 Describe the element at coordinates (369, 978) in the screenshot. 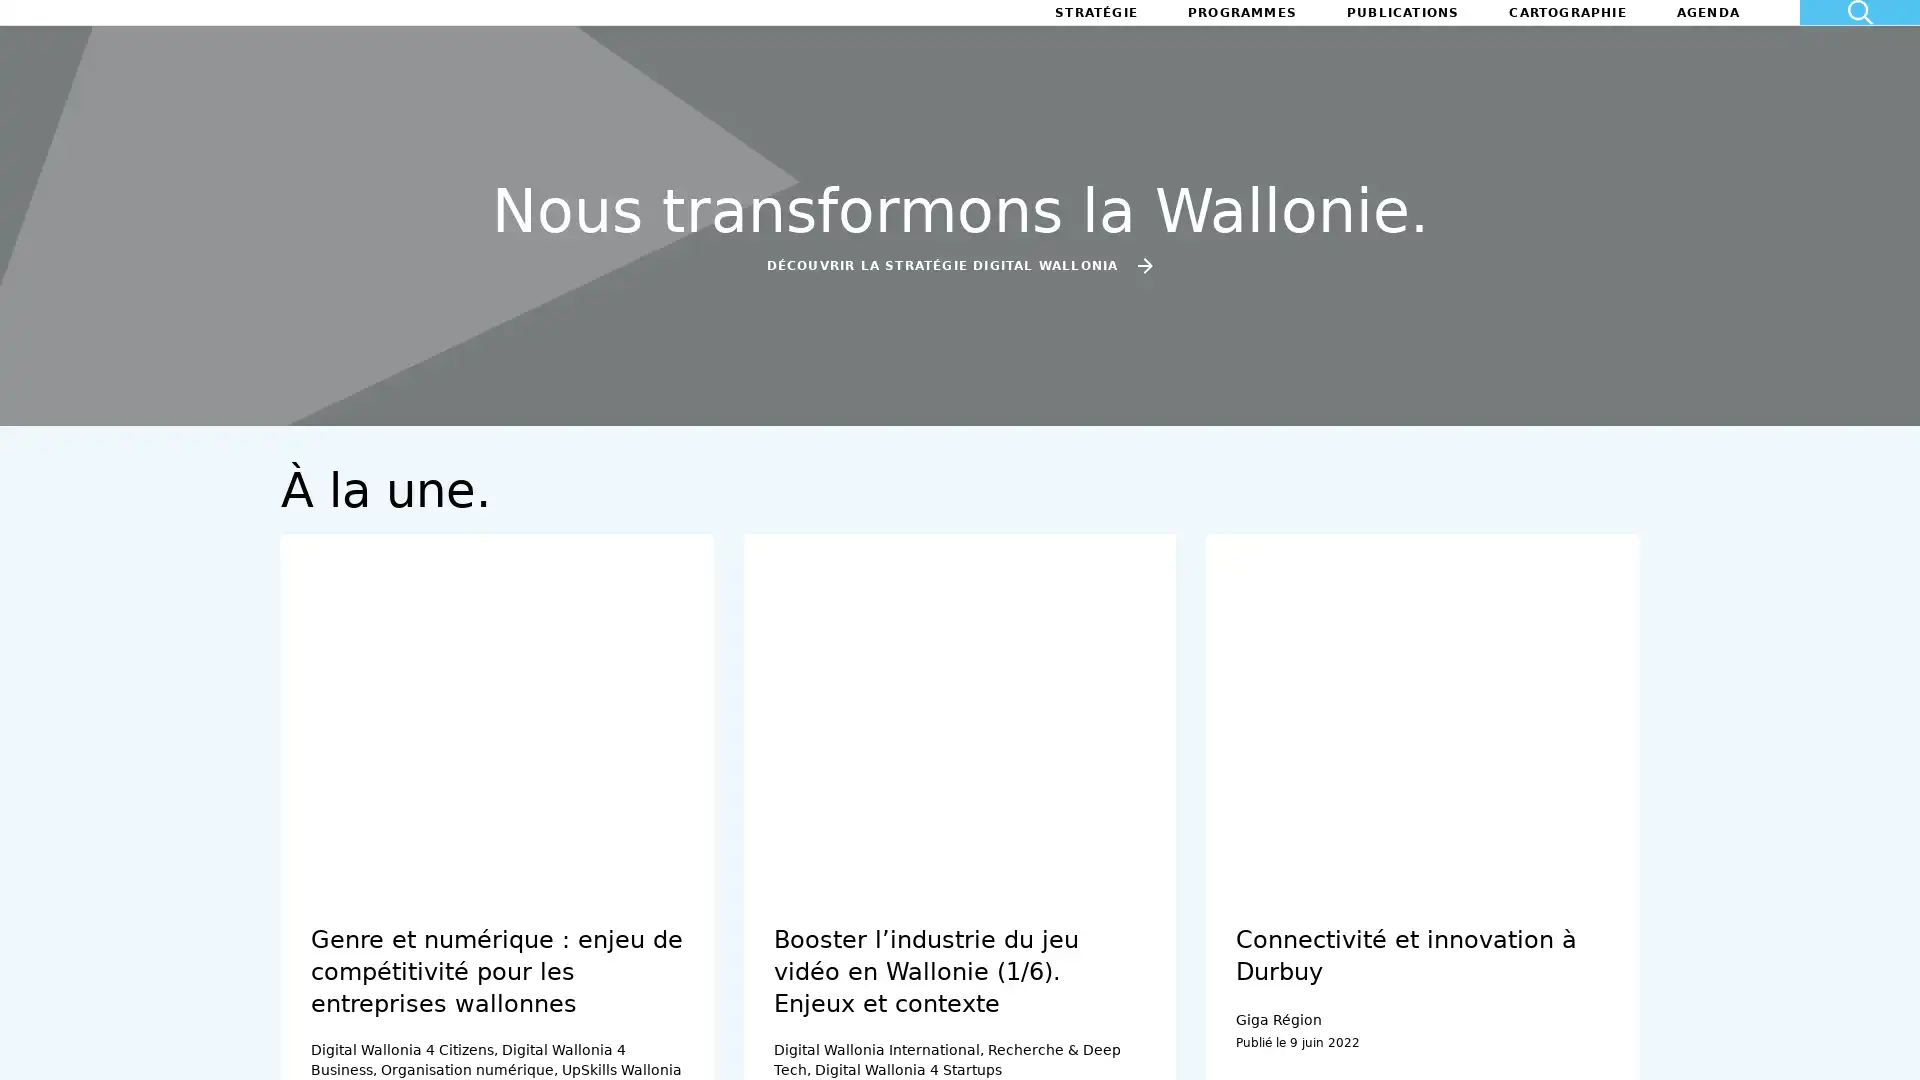

I see `OK pour moi` at that location.